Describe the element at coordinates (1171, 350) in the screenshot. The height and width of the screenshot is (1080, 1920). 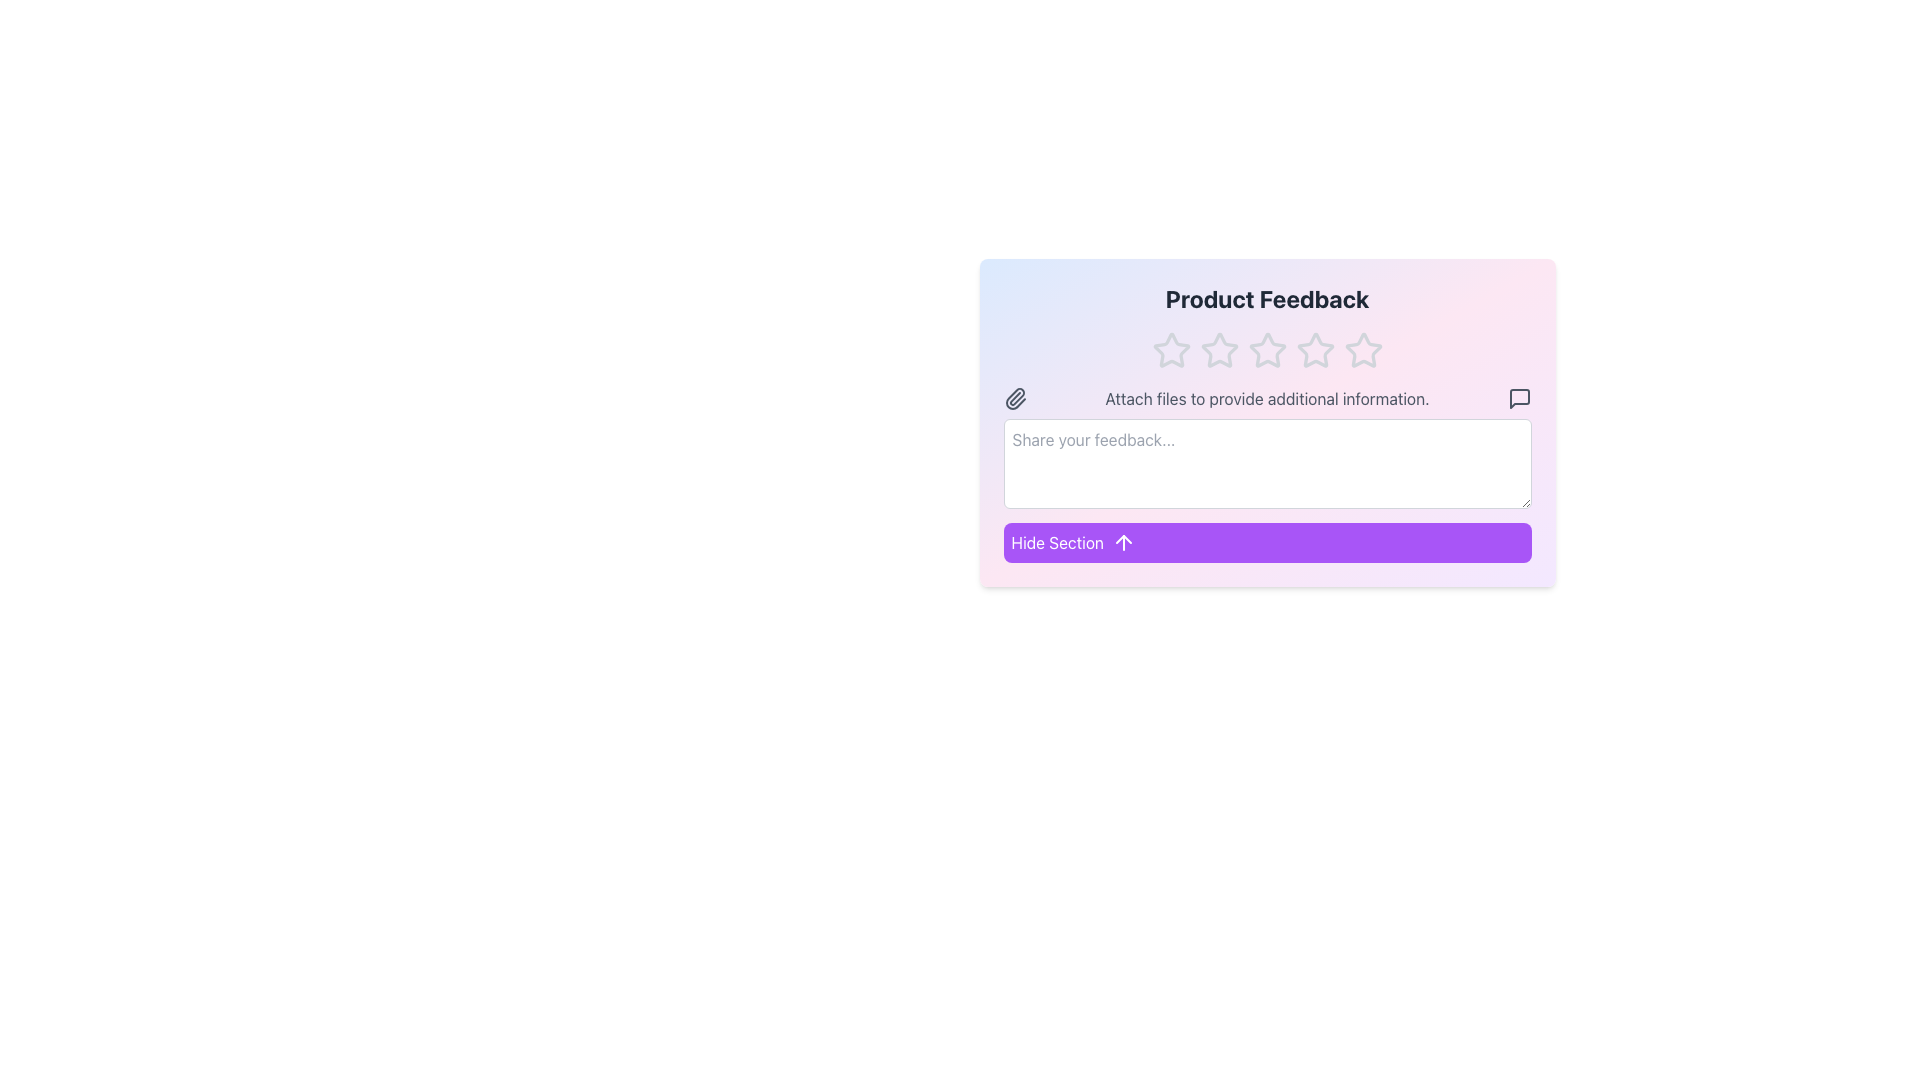
I see `the first star icon in the feedback section, directly under the 'Product Feedback' label, to register a 1-star rating` at that location.